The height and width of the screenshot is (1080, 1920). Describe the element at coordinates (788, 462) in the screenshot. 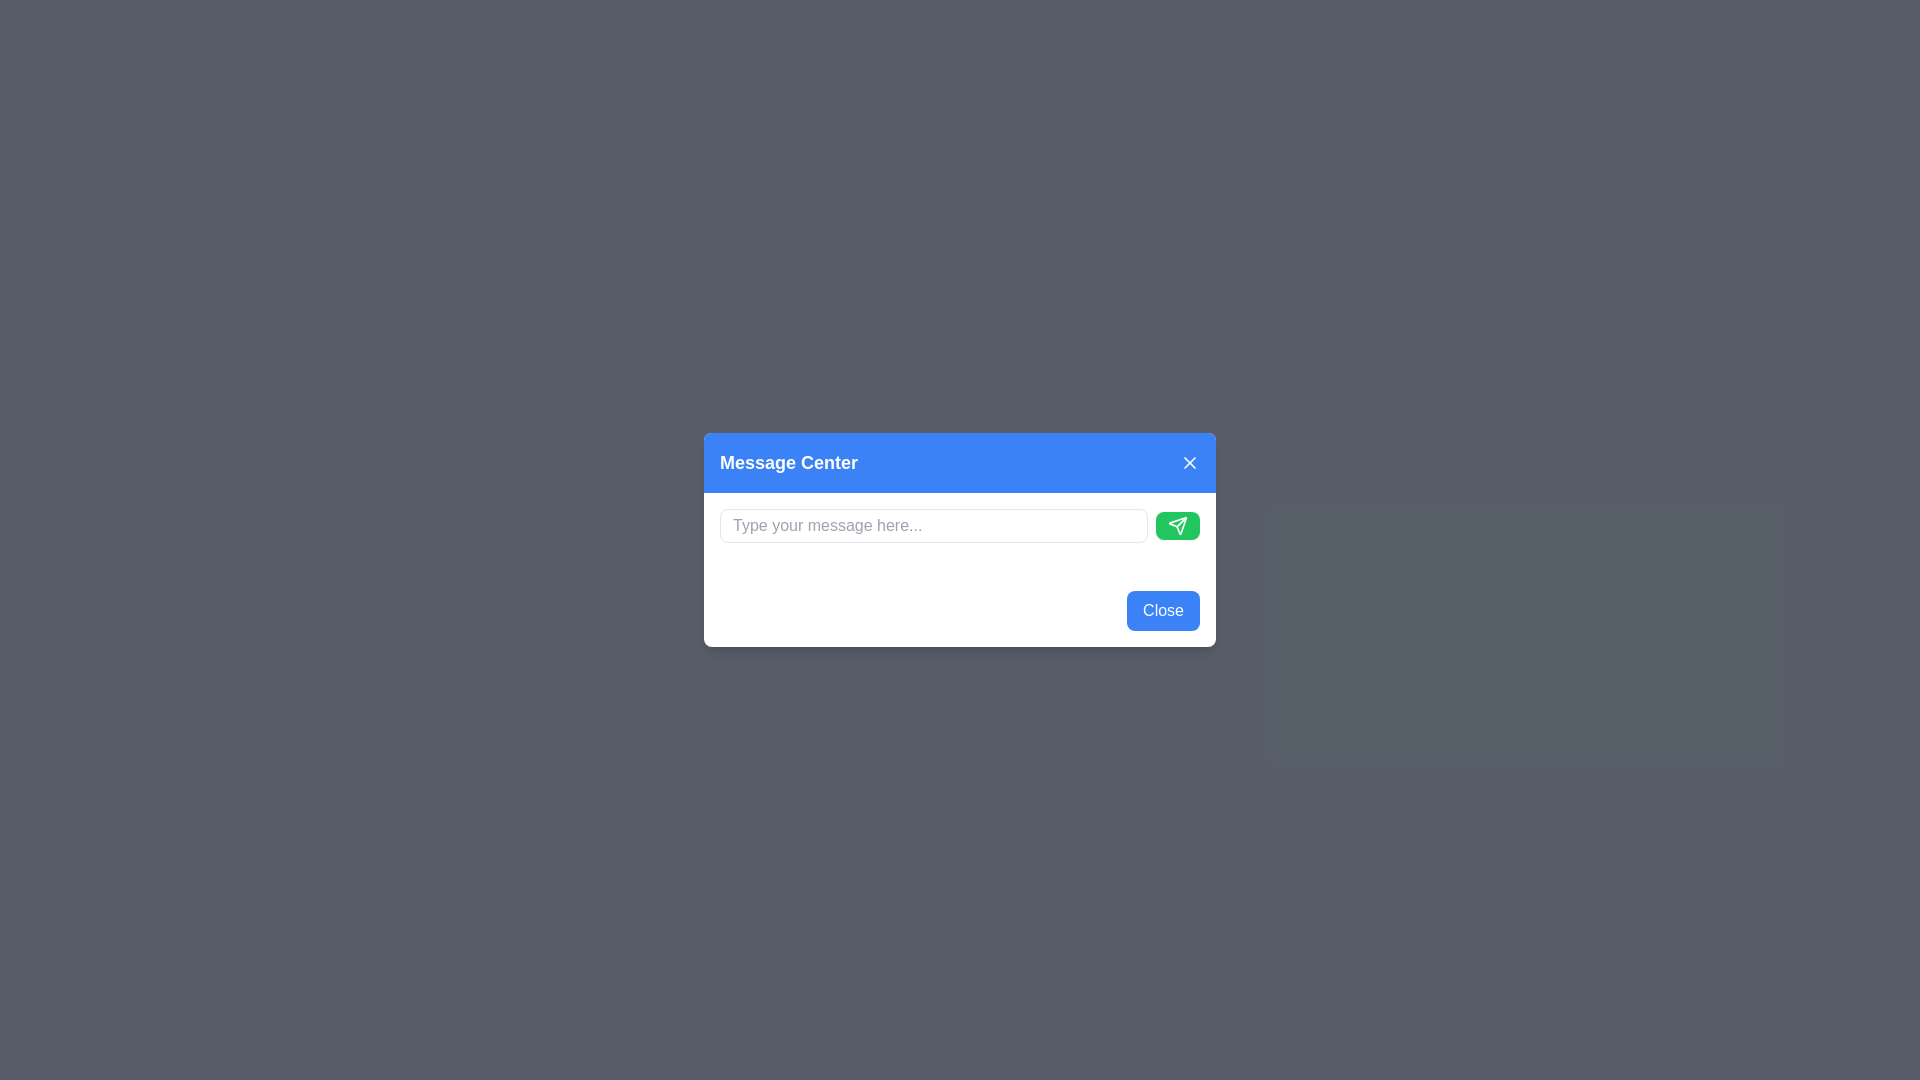

I see `the title text element of the modal dialog, which indicates the modal's purpose related to messaging` at that location.